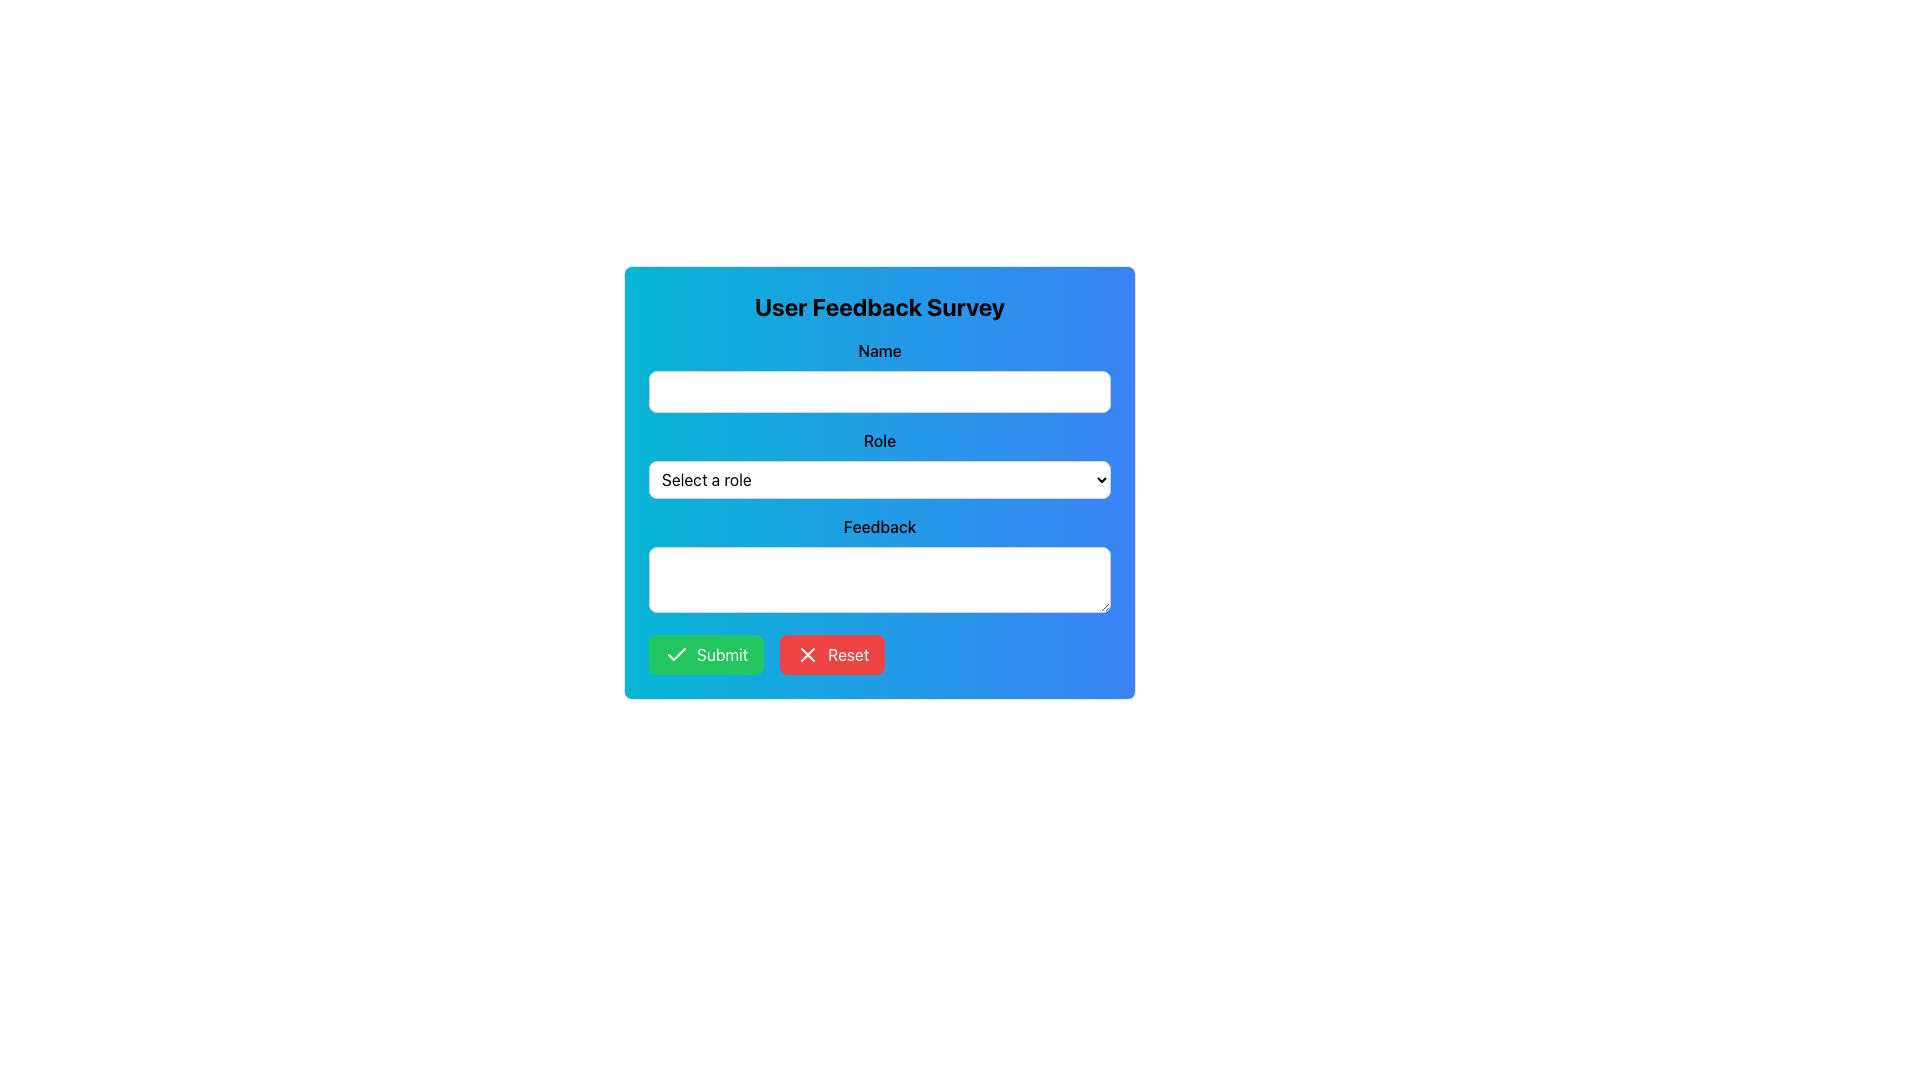 The image size is (1920, 1080). What do you see at coordinates (879, 479) in the screenshot?
I see `an option from the dropdown menu located below the 'Role' label and above the 'Feedback' text area` at bounding box center [879, 479].